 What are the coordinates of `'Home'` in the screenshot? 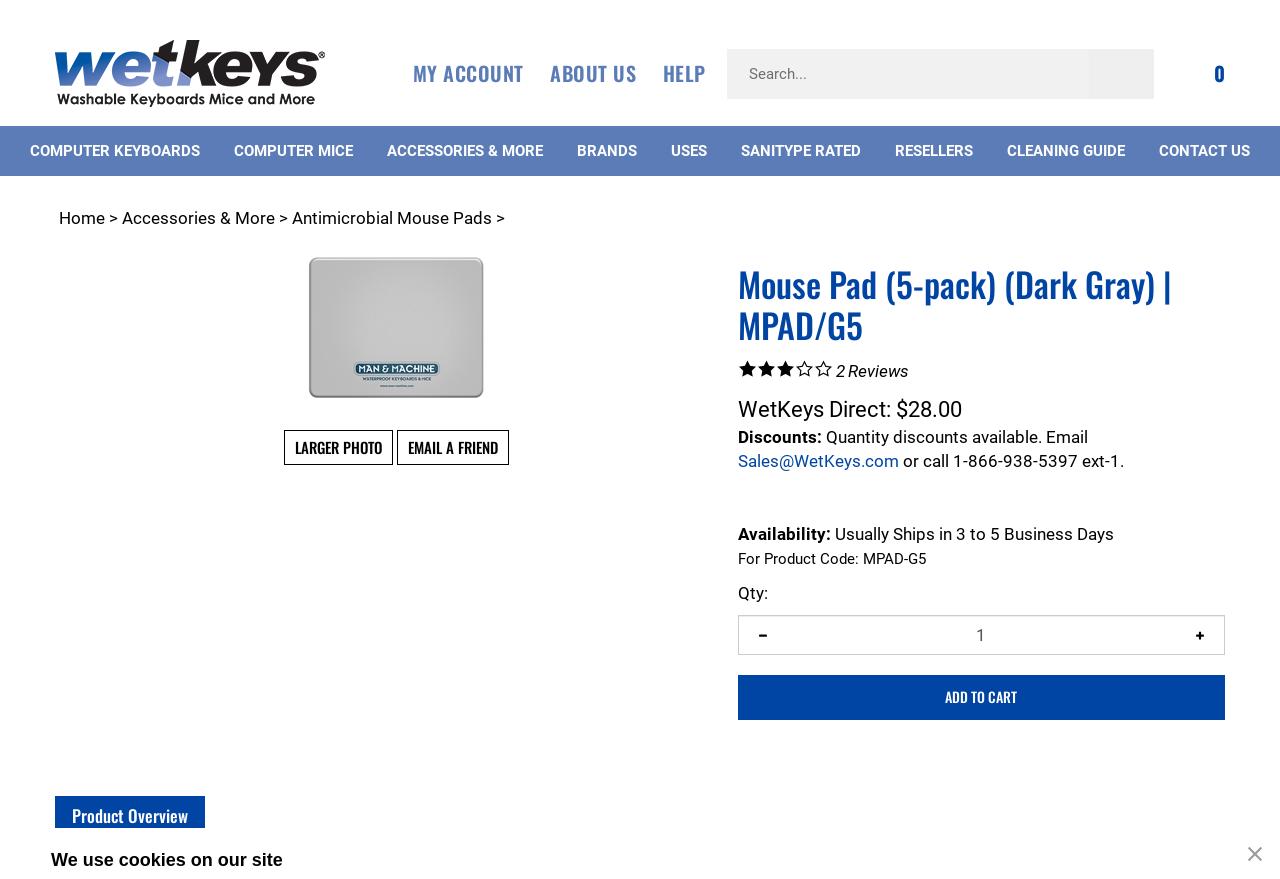 It's located at (81, 217).